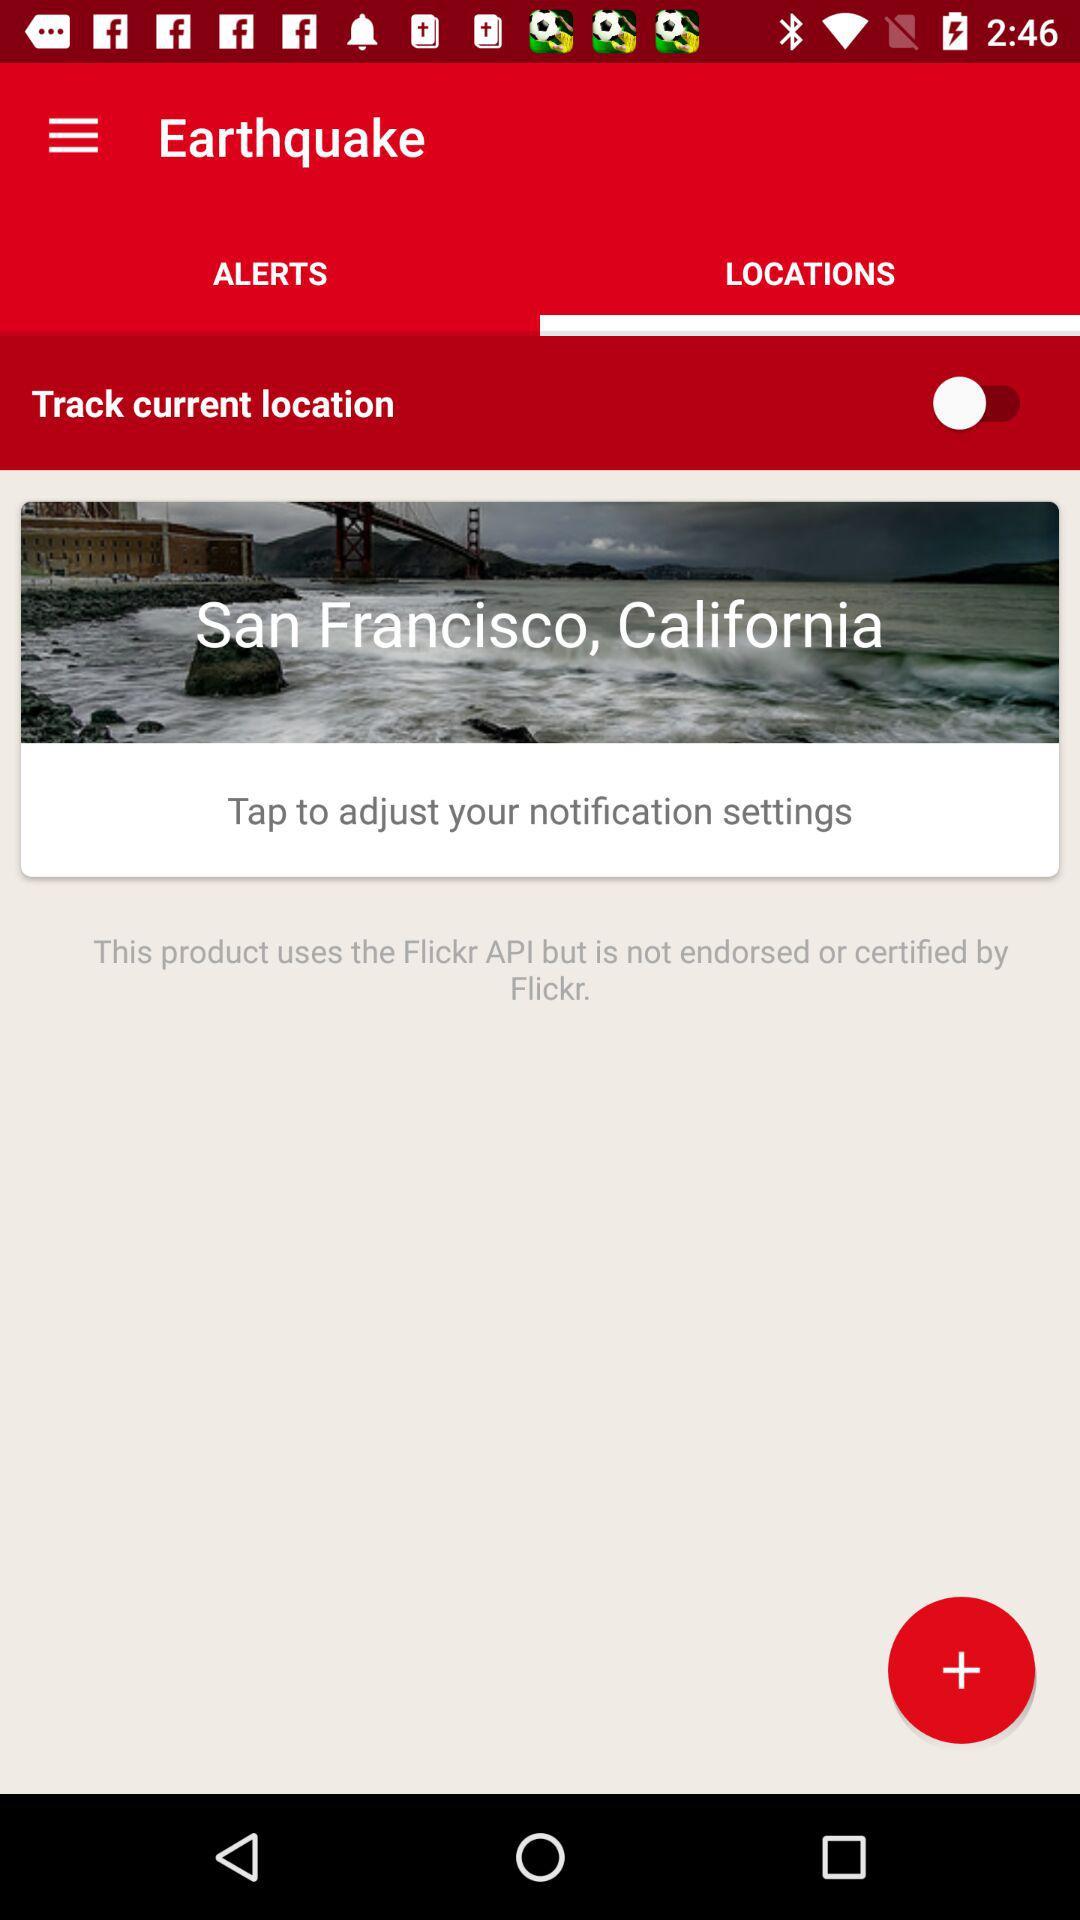  Describe the element at coordinates (72, 135) in the screenshot. I see `the app next to the earthquake item` at that location.